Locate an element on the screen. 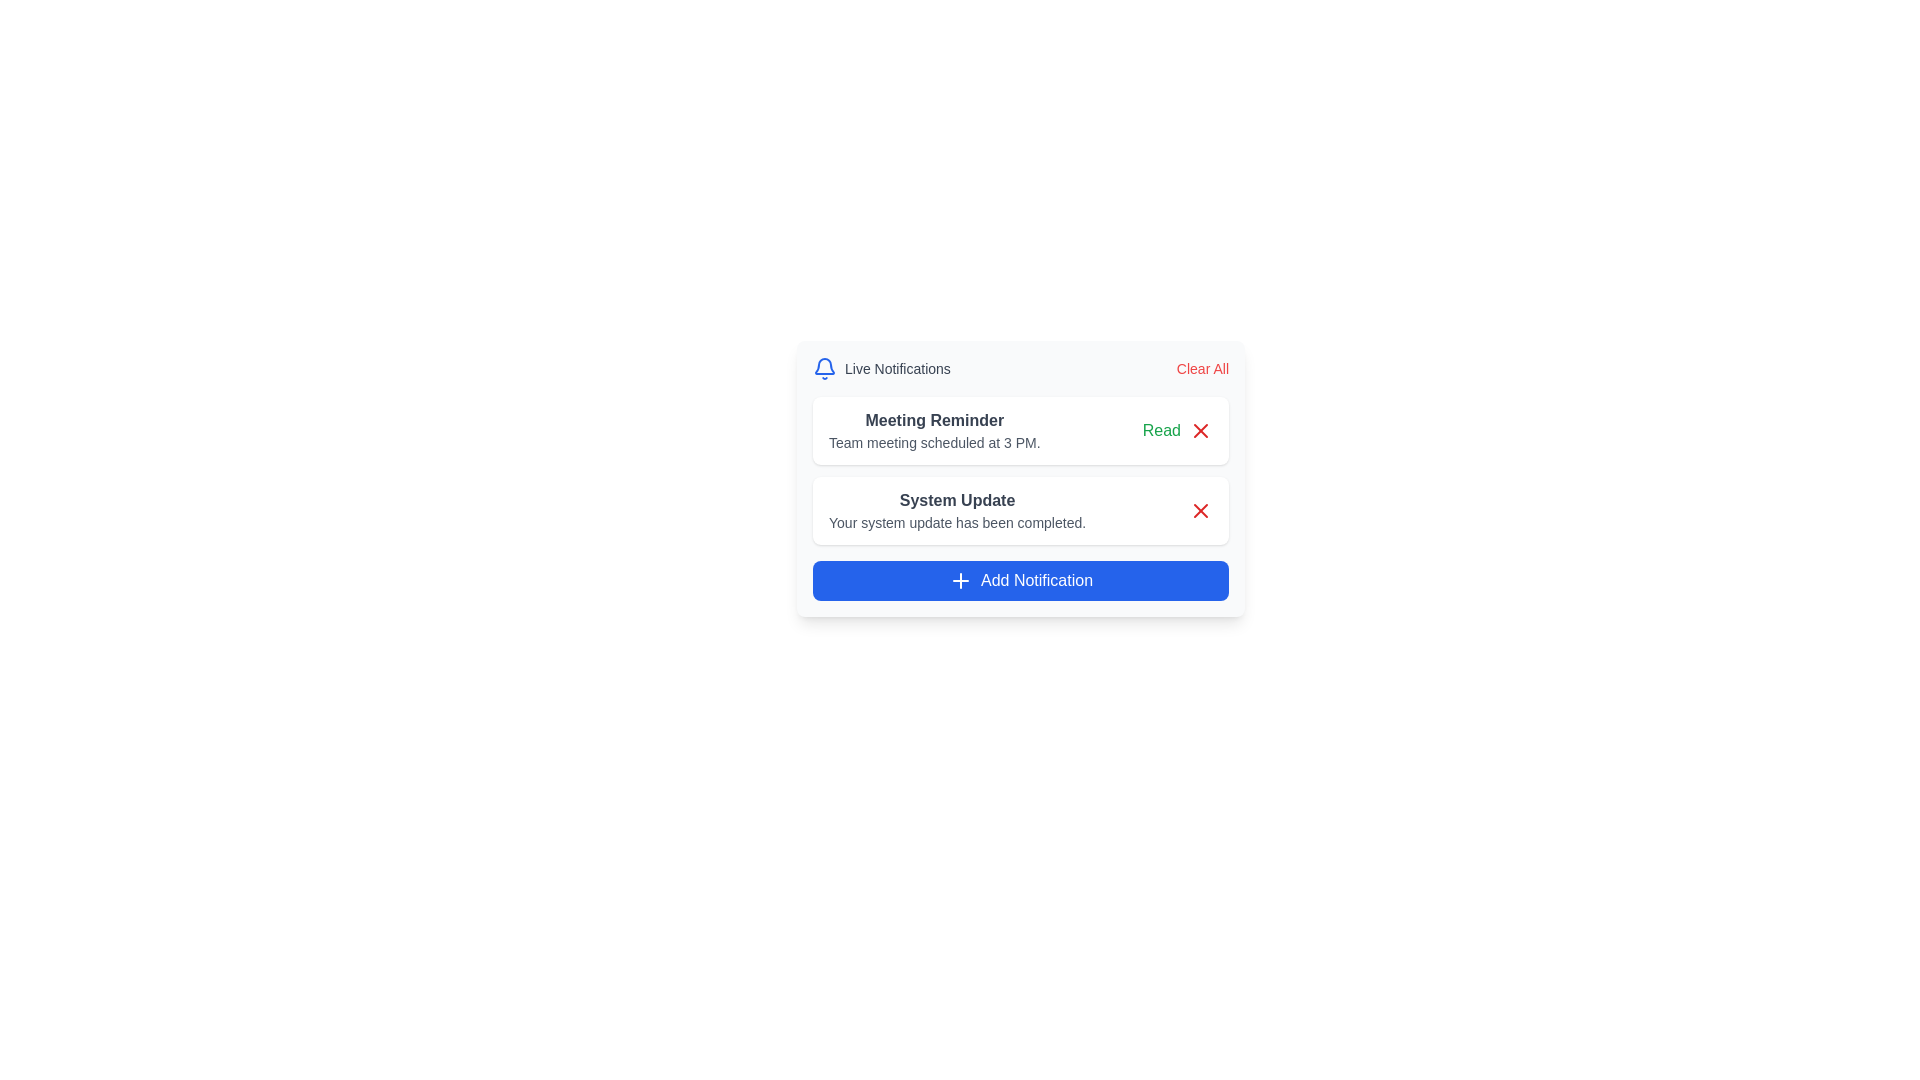 The height and width of the screenshot is (1080, 1920). the text block that informs the user about a meeting scheduled at 3 PM, located in the notification card section under 'Live Notifications' is located at coordinates (933, 430).